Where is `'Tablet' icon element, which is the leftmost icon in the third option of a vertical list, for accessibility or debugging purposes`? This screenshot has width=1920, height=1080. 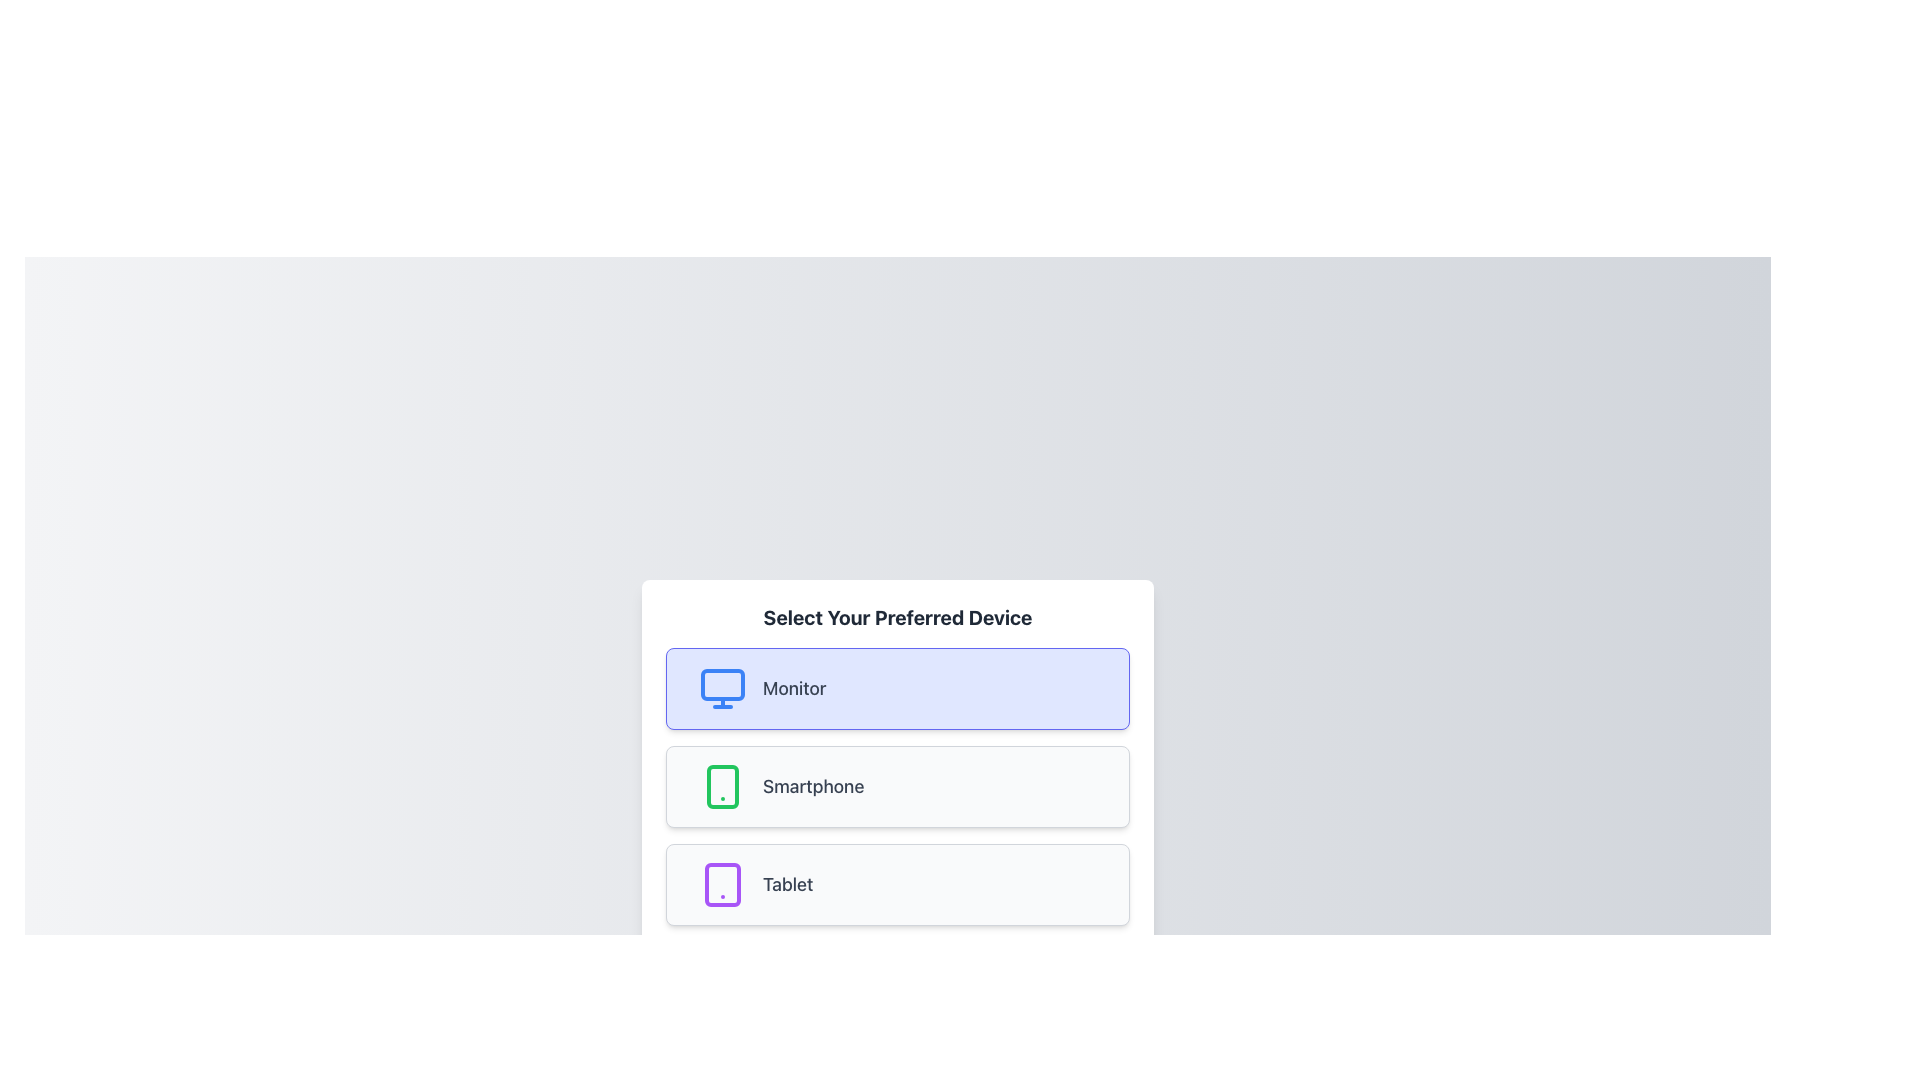
'Tablet' icon element, which is the leftmost icon in the third option of a vertical list, for accessibility or debugging purposes is located at coordinates (722, 883).